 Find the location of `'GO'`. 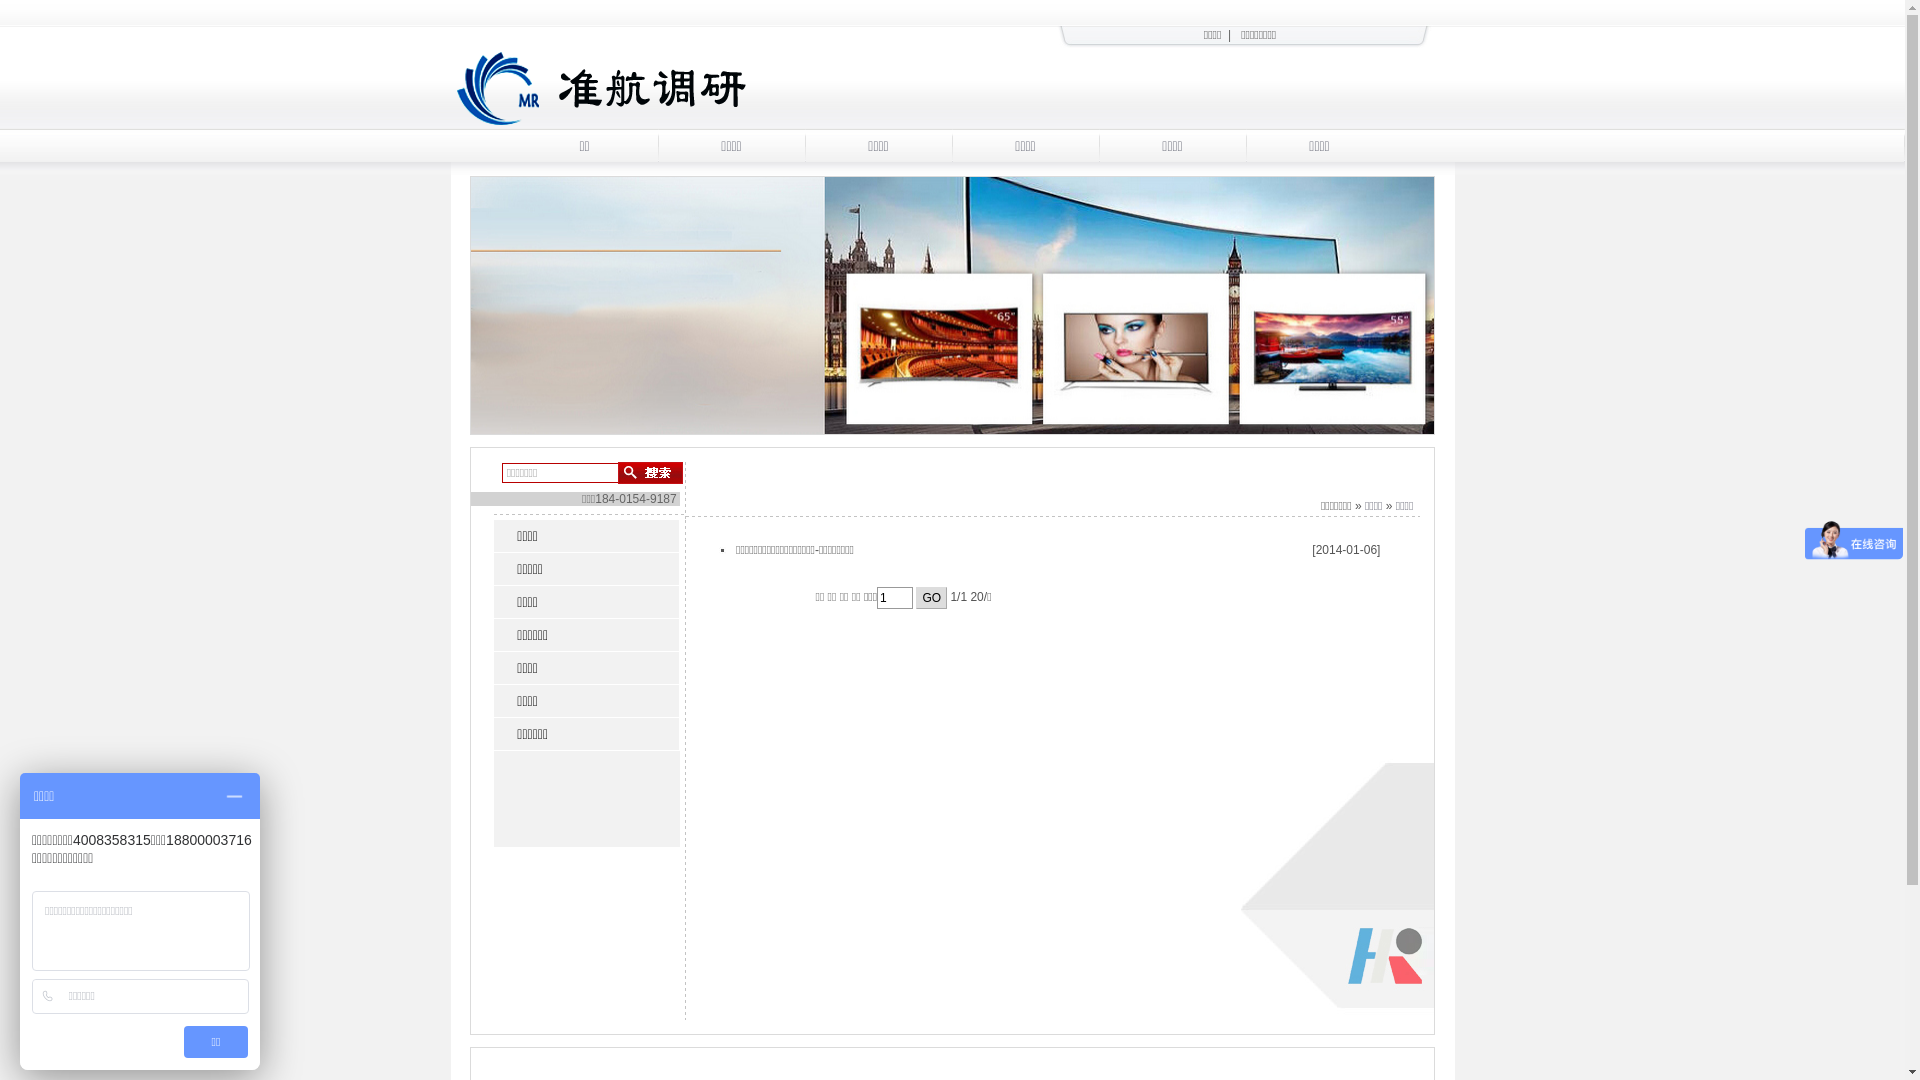

'GO' is located at coordinates (930, 596).